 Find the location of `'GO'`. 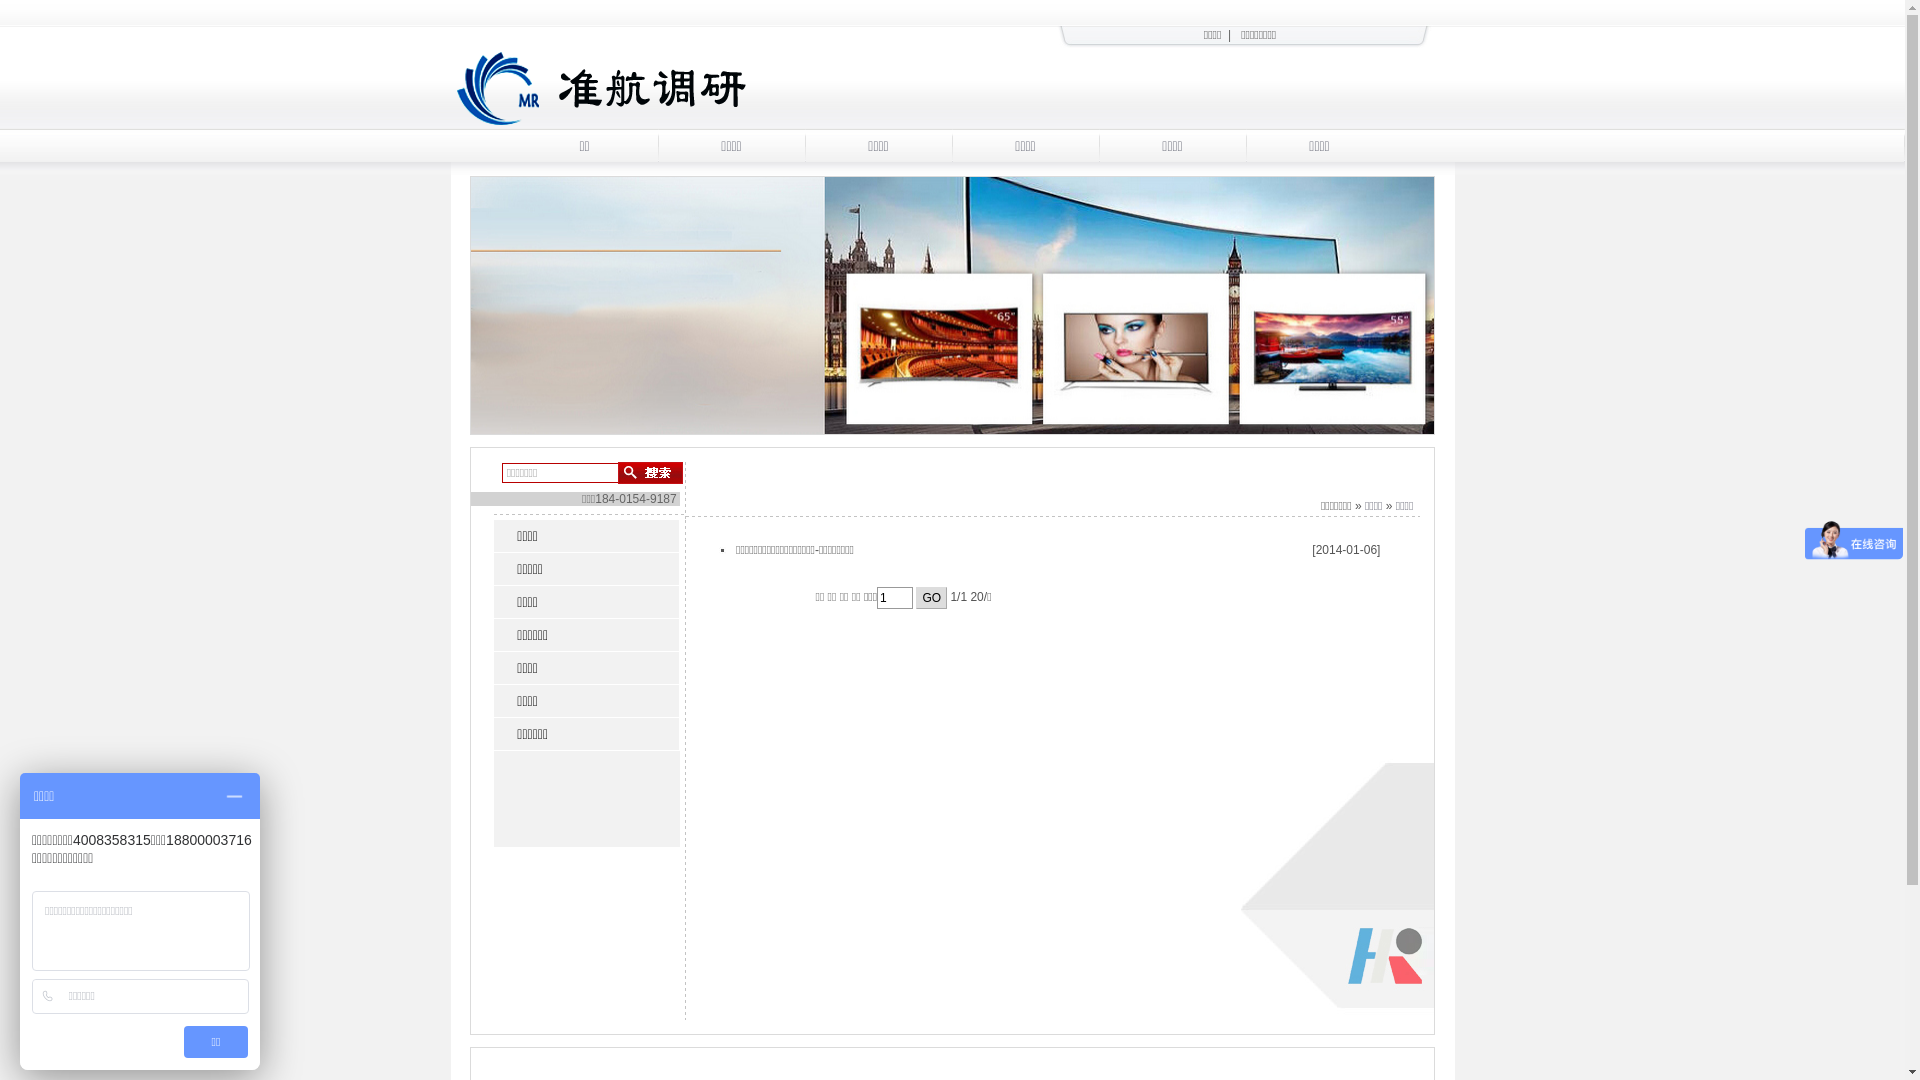

'GO' is located at coordinates (930, 596).